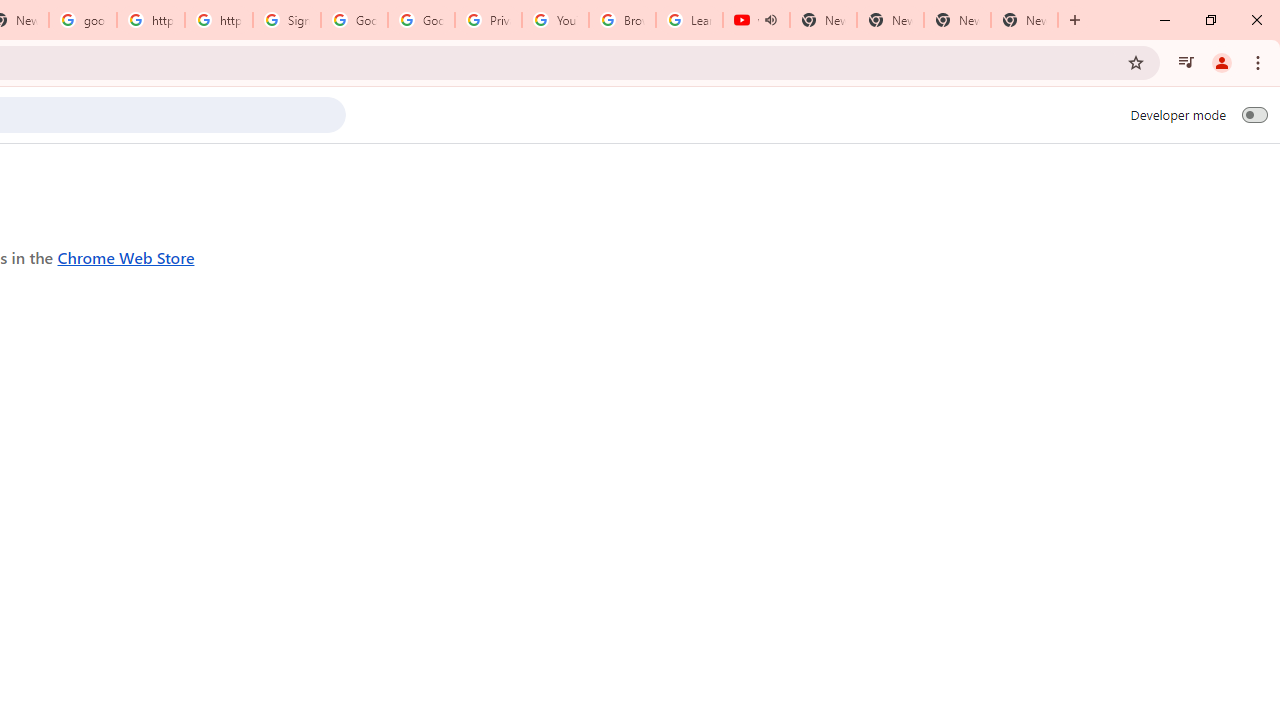 The image size is (1280, 720). What do you see at coordinates (1254, 114) in the screenshot?
I see `'Developer mode'` at bounding box center [1254, 114].